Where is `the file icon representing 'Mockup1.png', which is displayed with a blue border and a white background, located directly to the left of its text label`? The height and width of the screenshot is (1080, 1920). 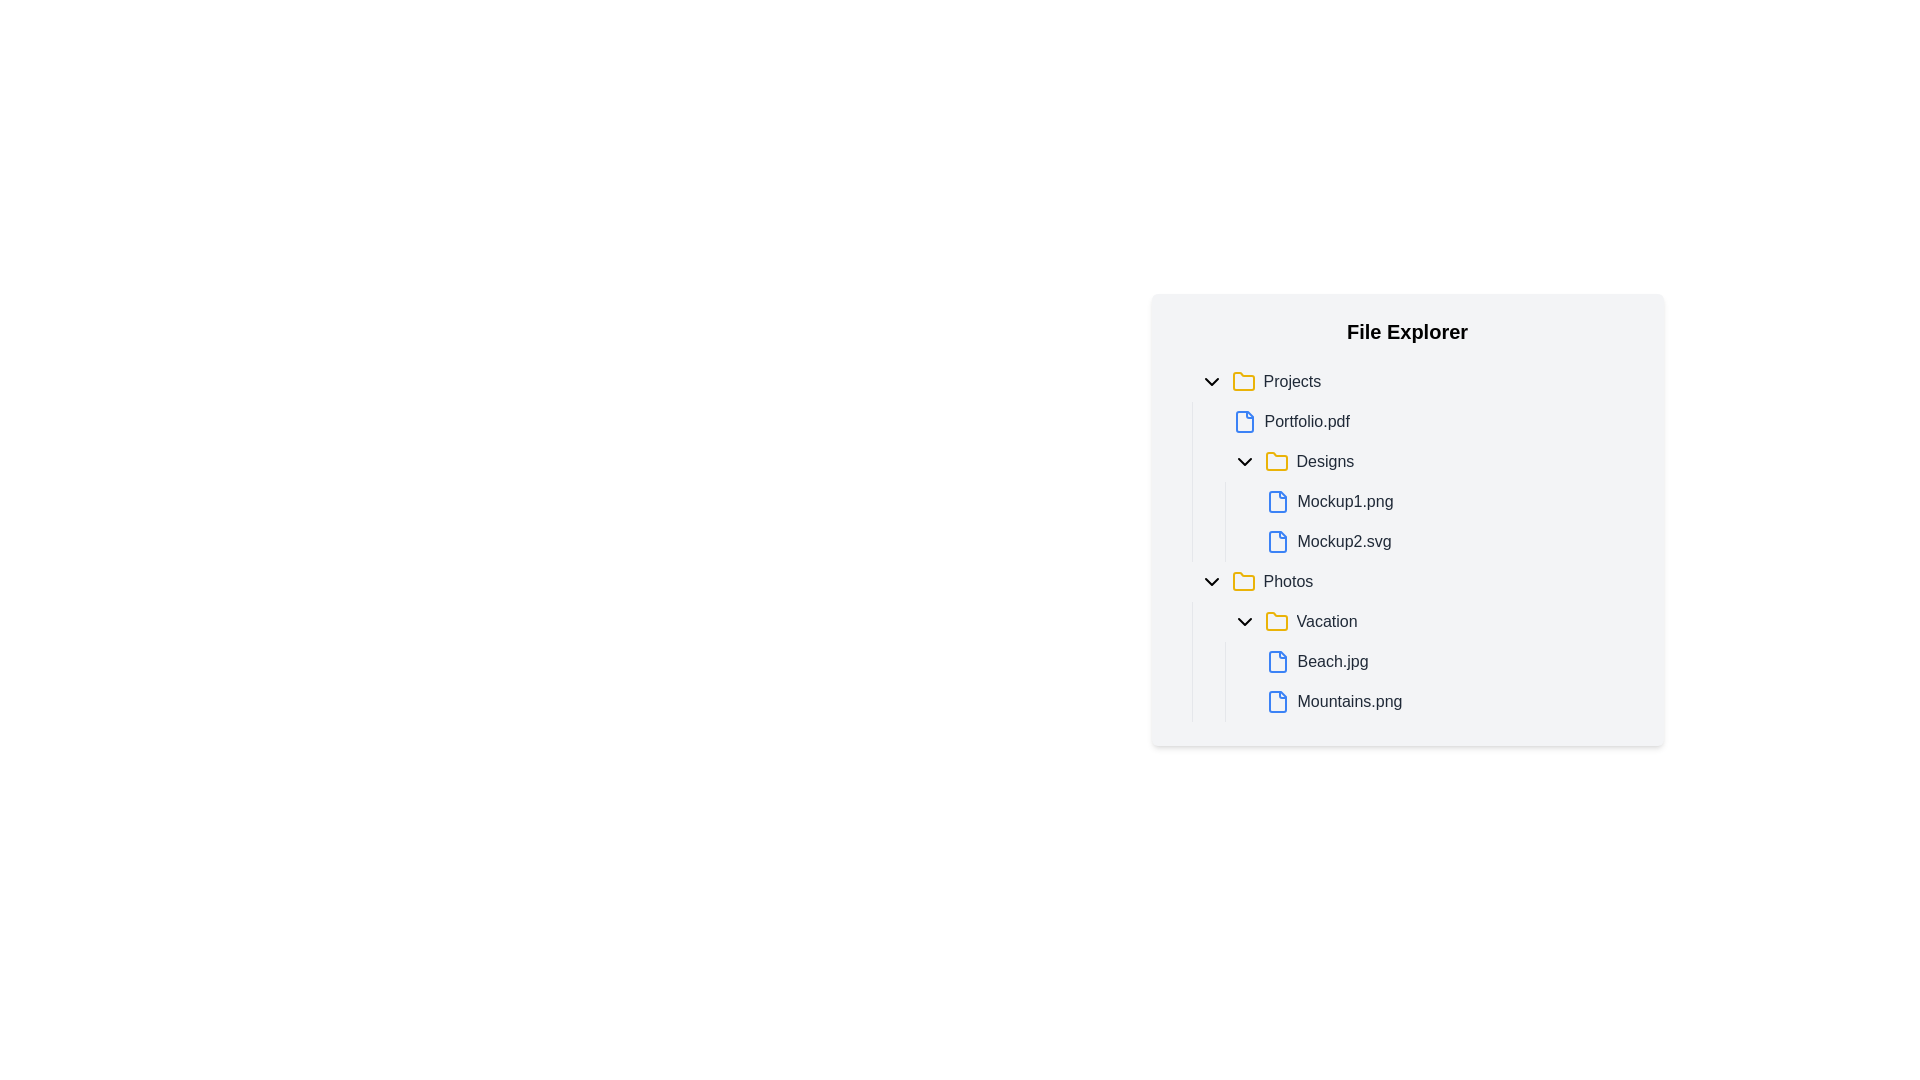
the file icon representing 'Mockup1.png', which is displayed with a blue border and a white background, located directly to the left of its text label is located at coordinates (1276, 500).